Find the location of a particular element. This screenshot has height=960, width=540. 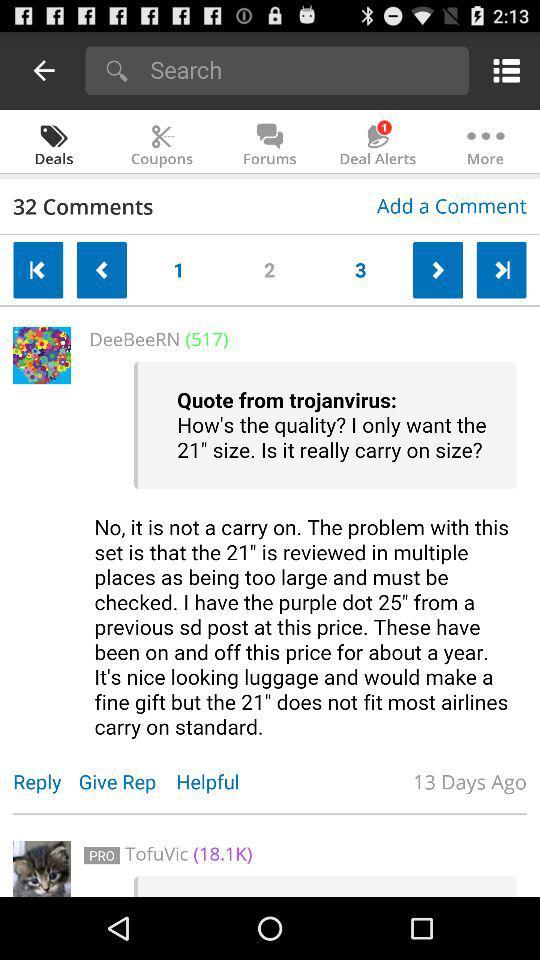

beginning is located at coordinates (38, 269).